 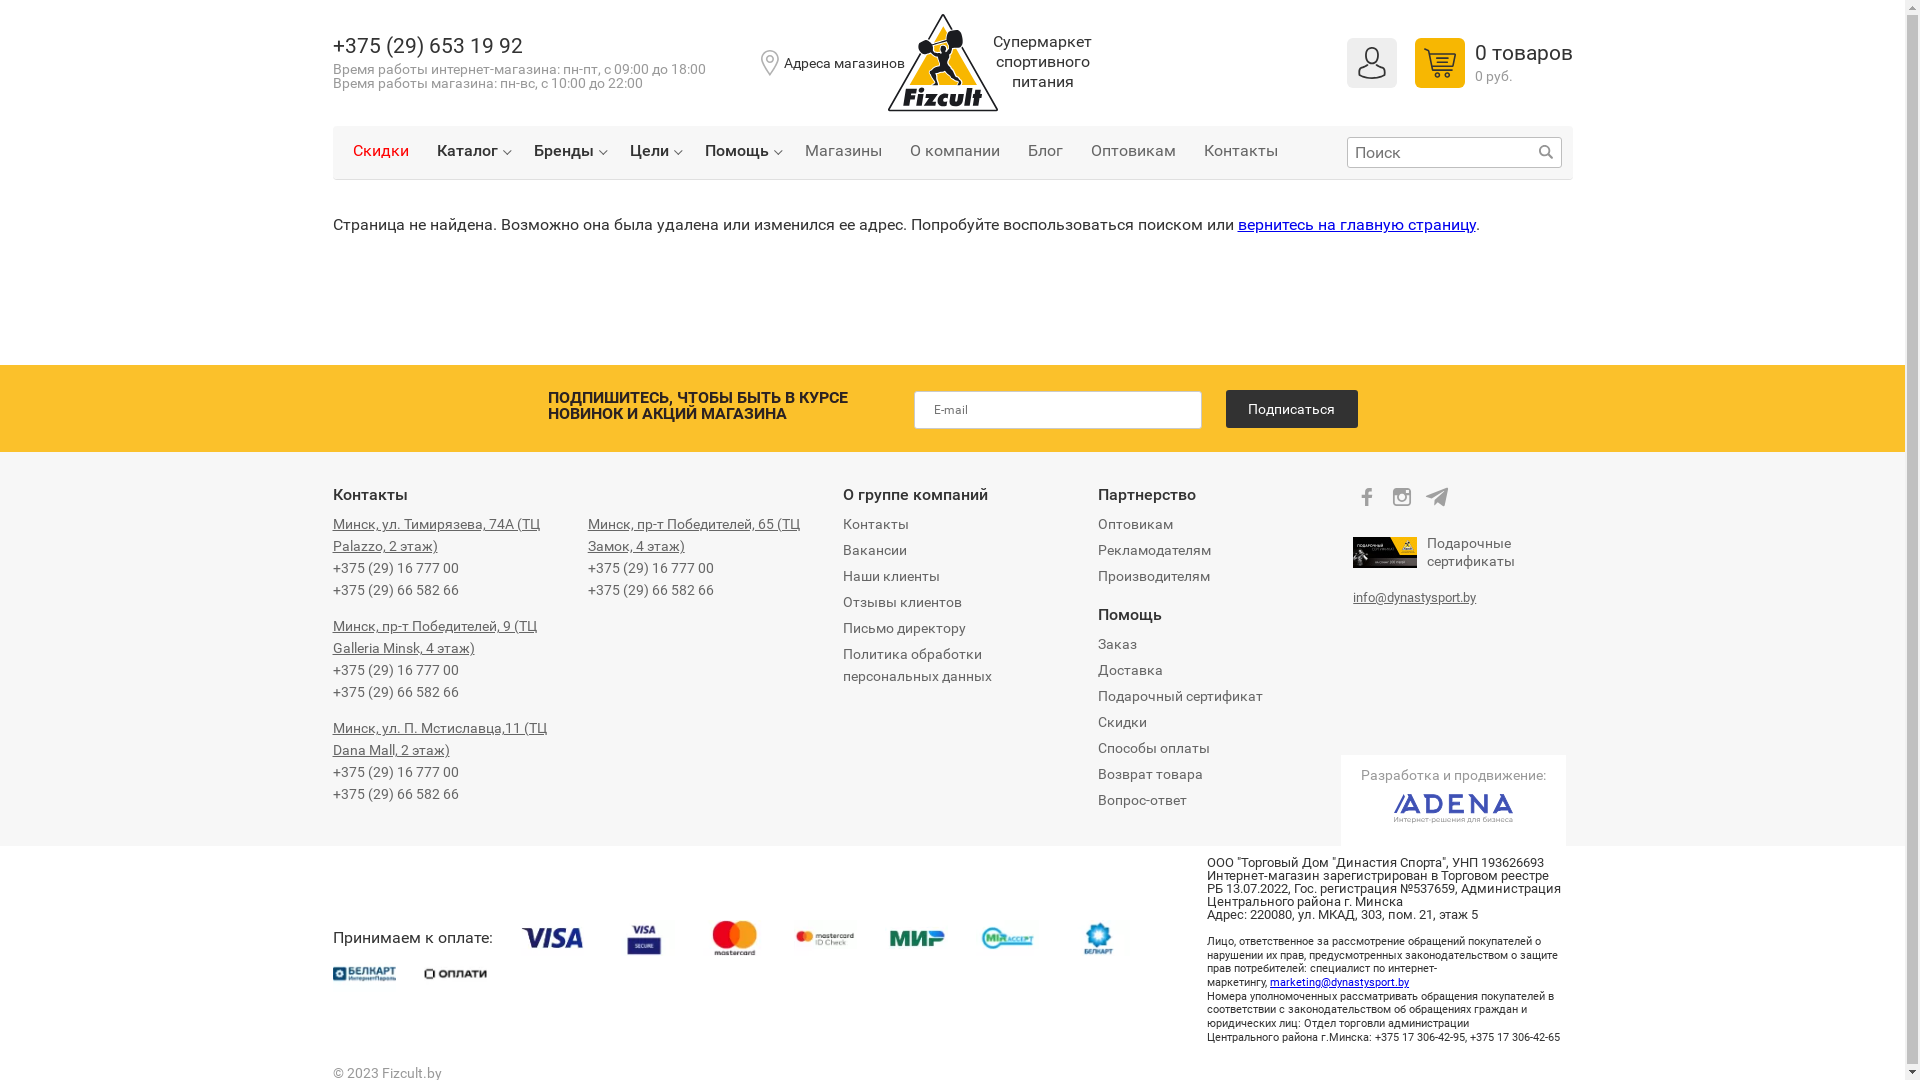 What do you see at coordinates (394, 793) in the screenshot?
I see `'+375 (29) 66 582 66'` at bounding box center [394, 793].